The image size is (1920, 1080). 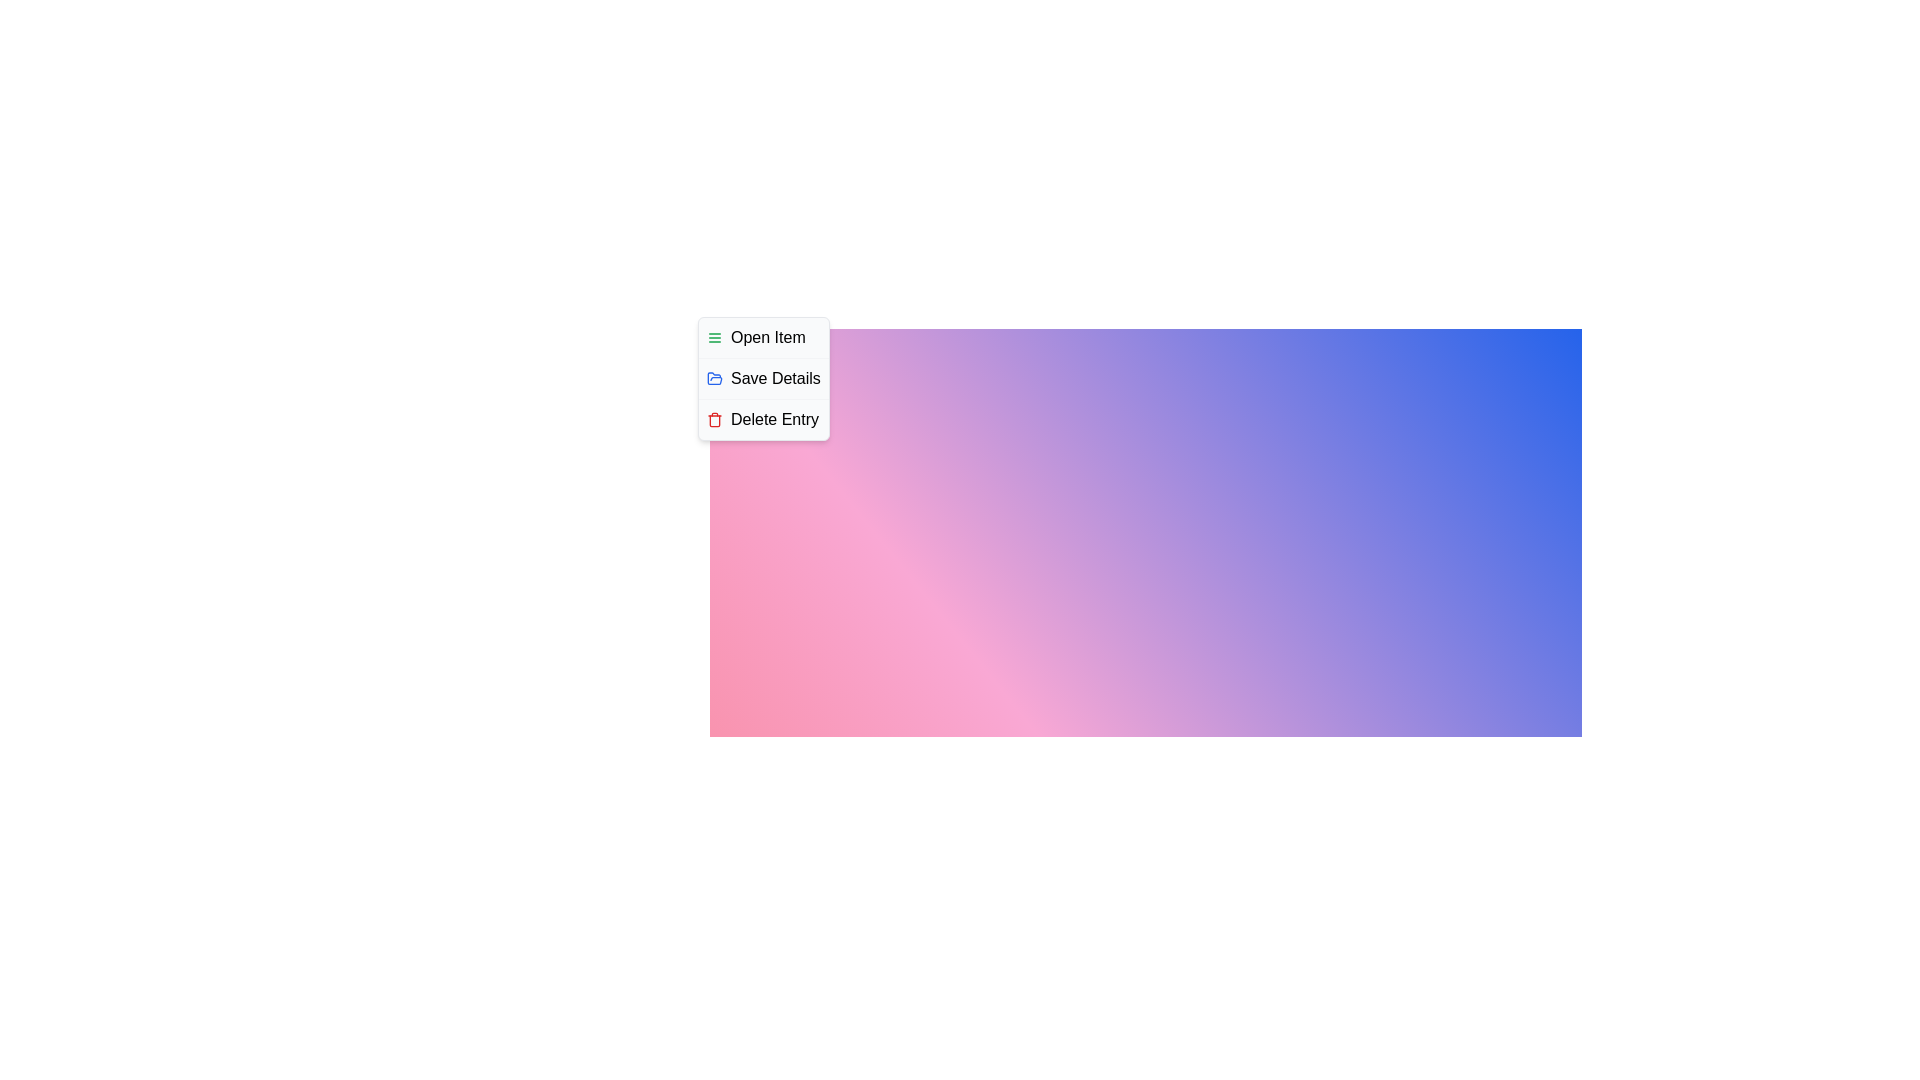 I want to click on the 'Delete Entry' option in the context menu, so click(x=762, y=418).